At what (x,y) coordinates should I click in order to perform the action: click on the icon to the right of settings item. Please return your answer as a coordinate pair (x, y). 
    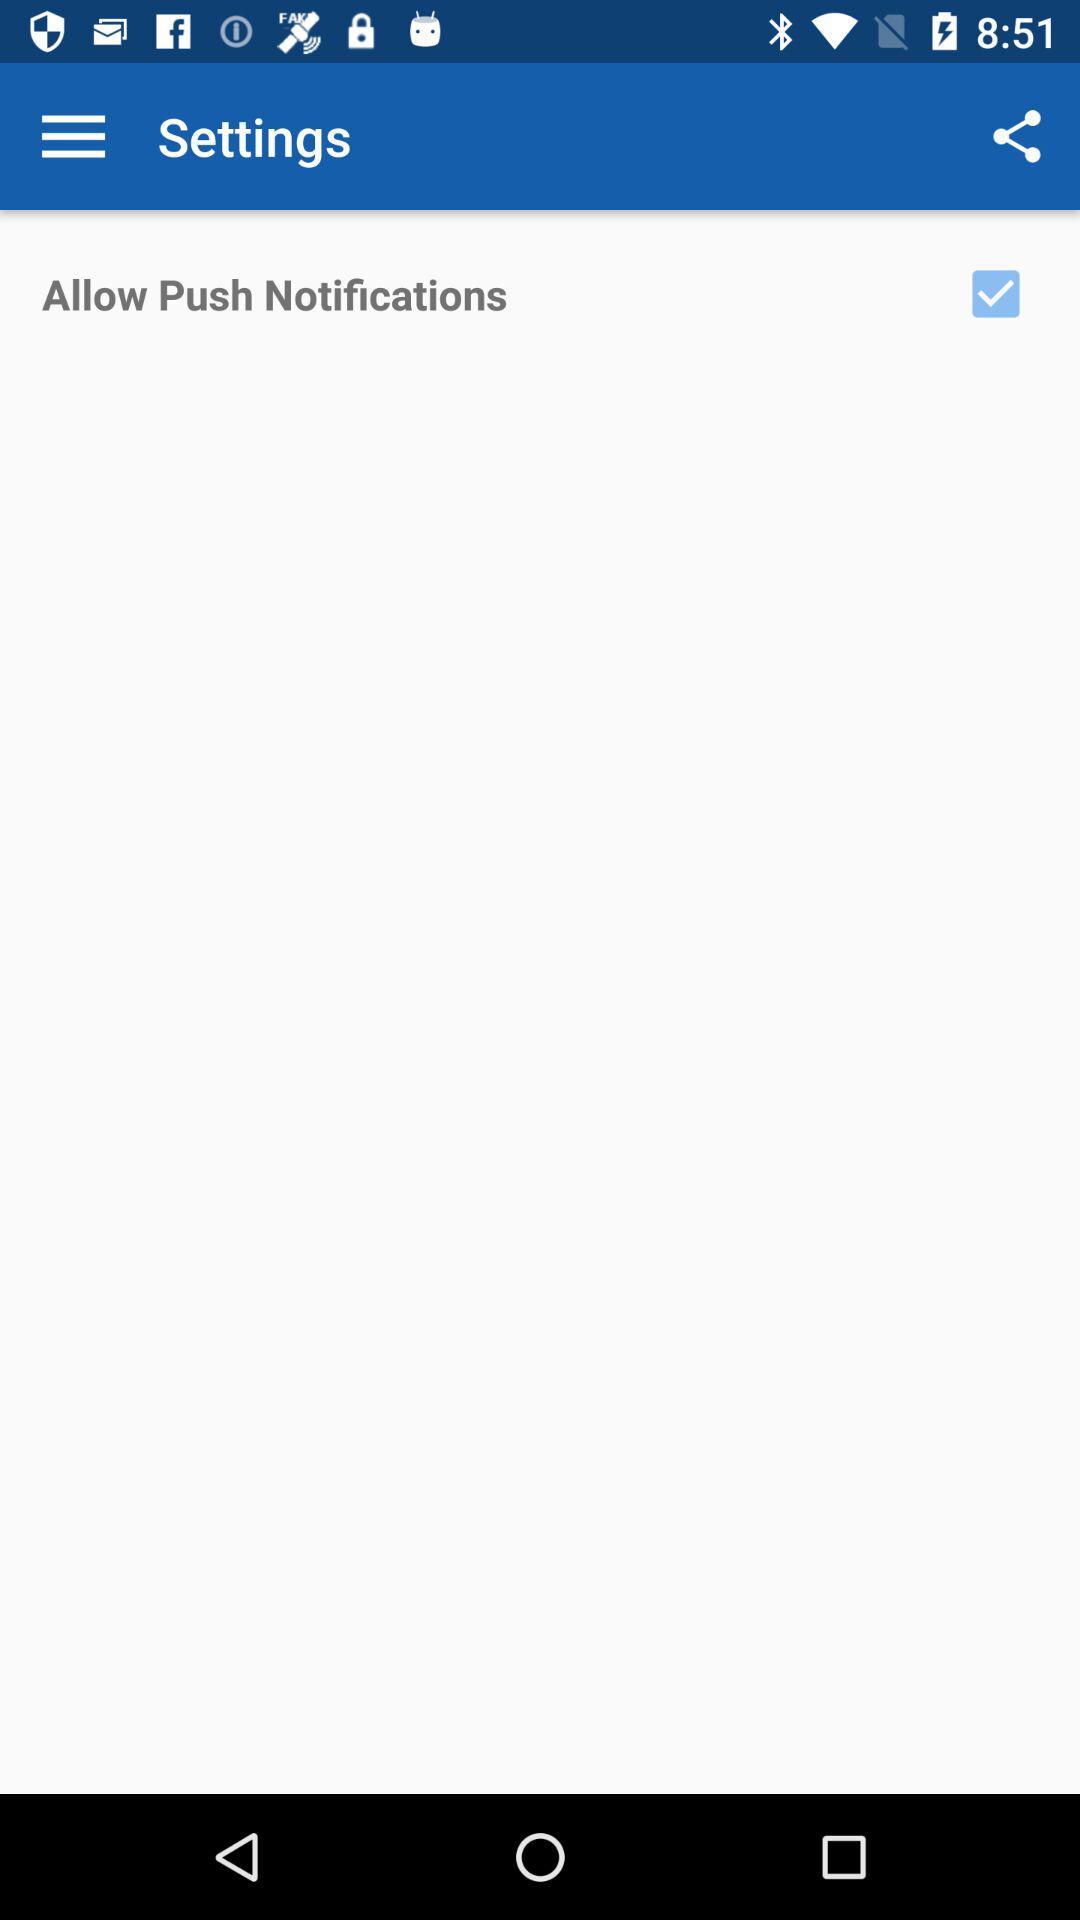
    Looking at the image, I should click on (1017, 135).